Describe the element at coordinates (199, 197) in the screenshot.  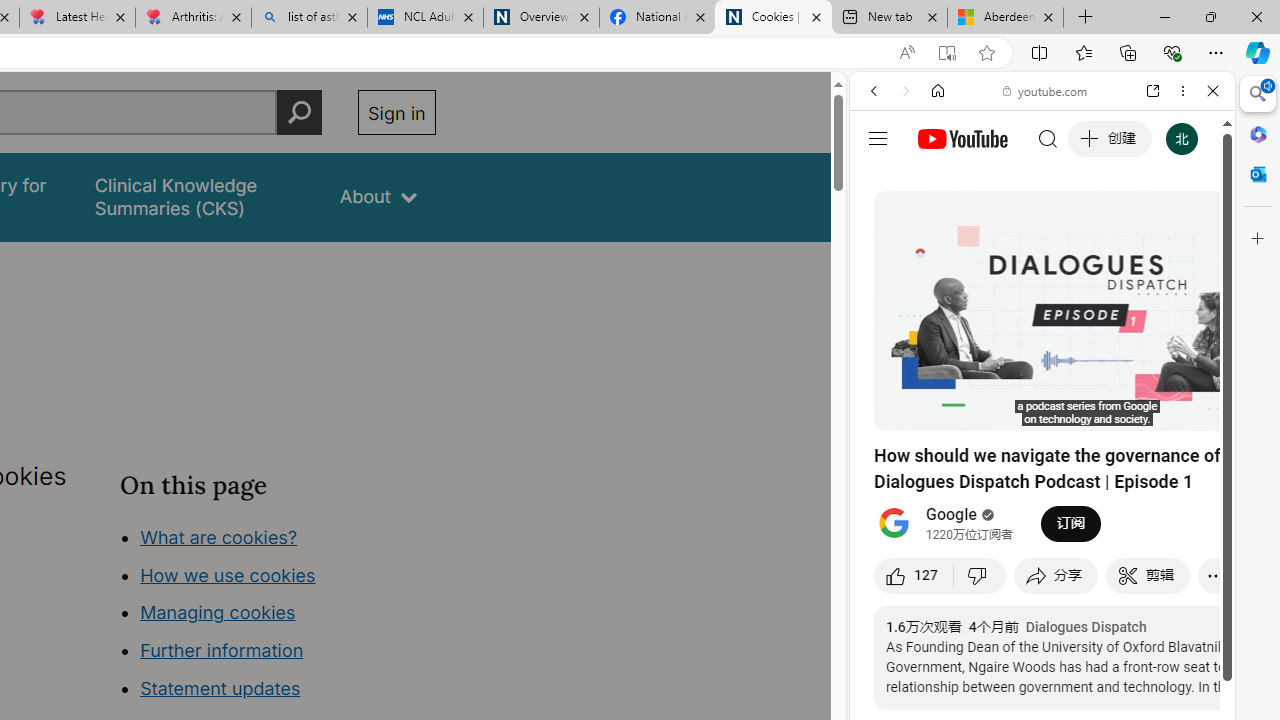
I see `'false'` at that location.